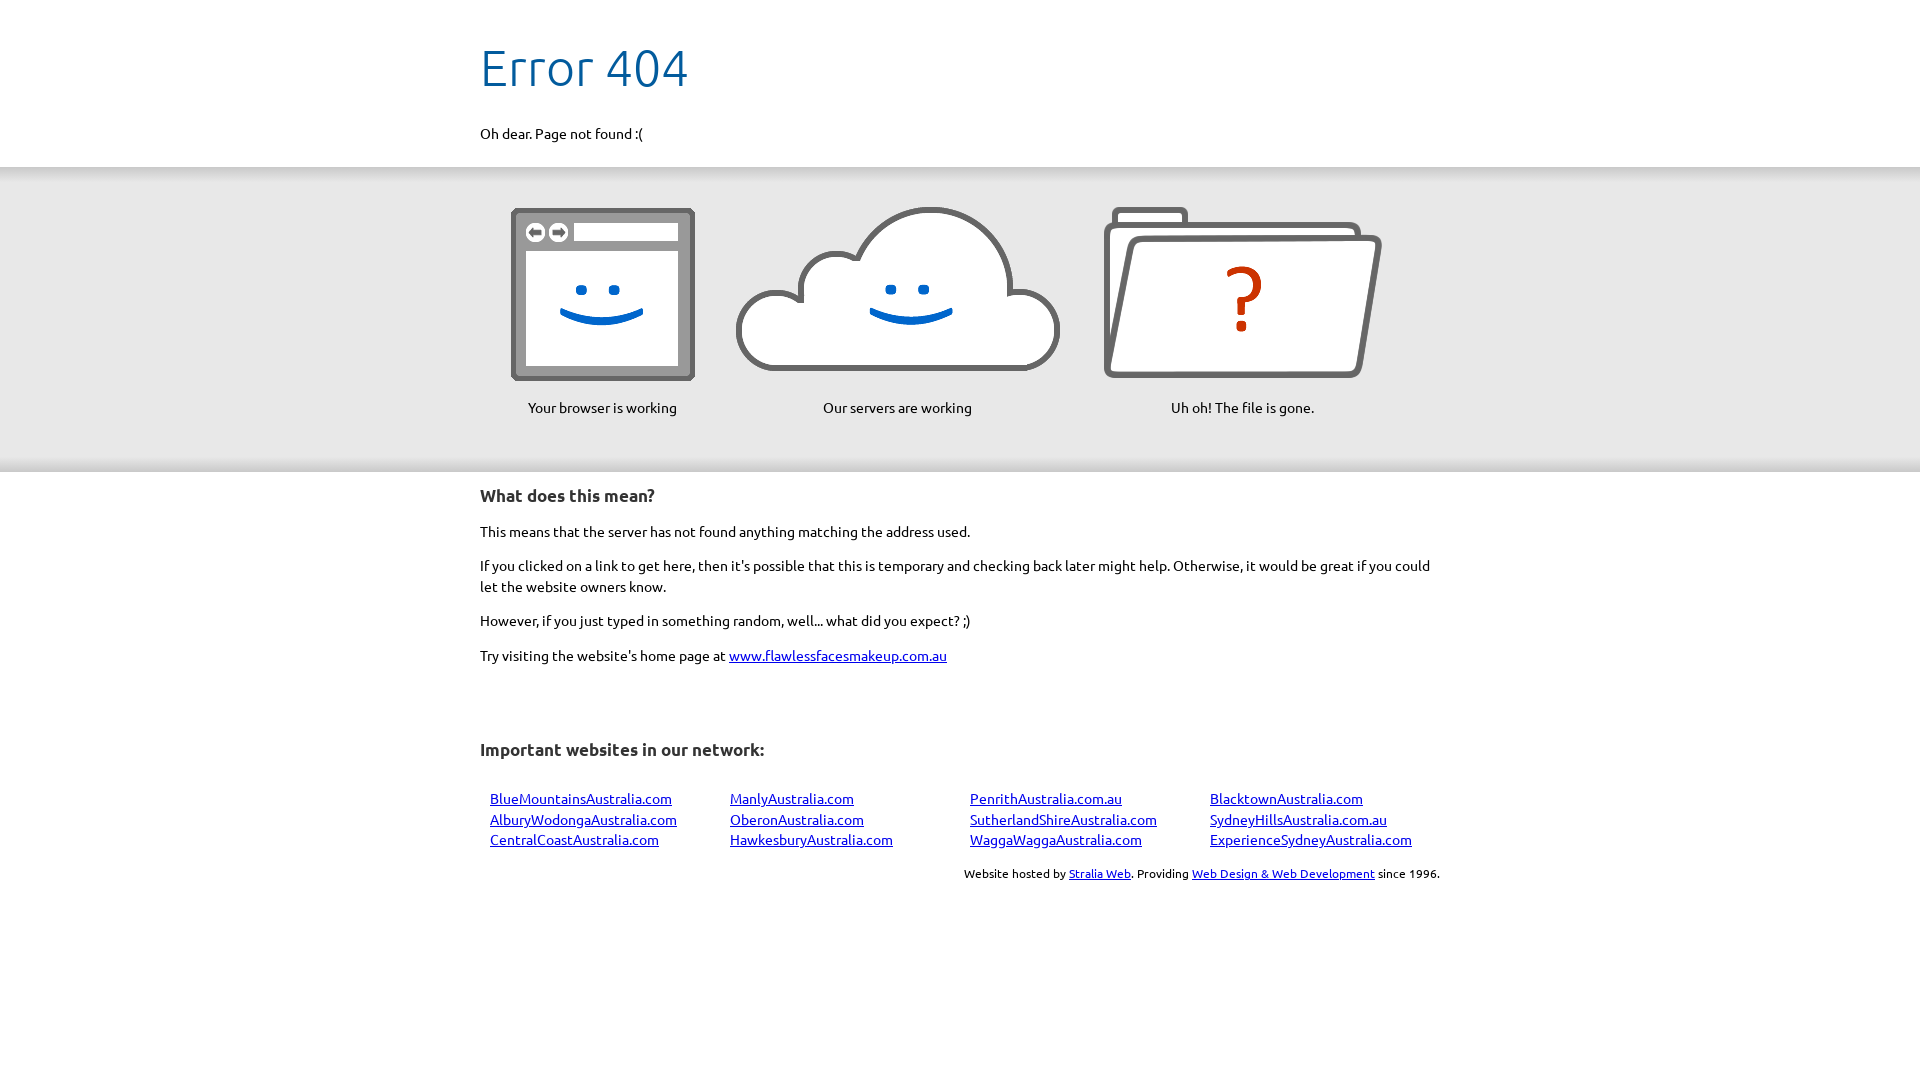 Image resolution: width=1920 pixels, height=1080 pixels. What do you see at coordinates (1310, 839) in the screenshot?
I see `'ExperienceSydneyAustralia.com'` at bounding box center [1310, 839].